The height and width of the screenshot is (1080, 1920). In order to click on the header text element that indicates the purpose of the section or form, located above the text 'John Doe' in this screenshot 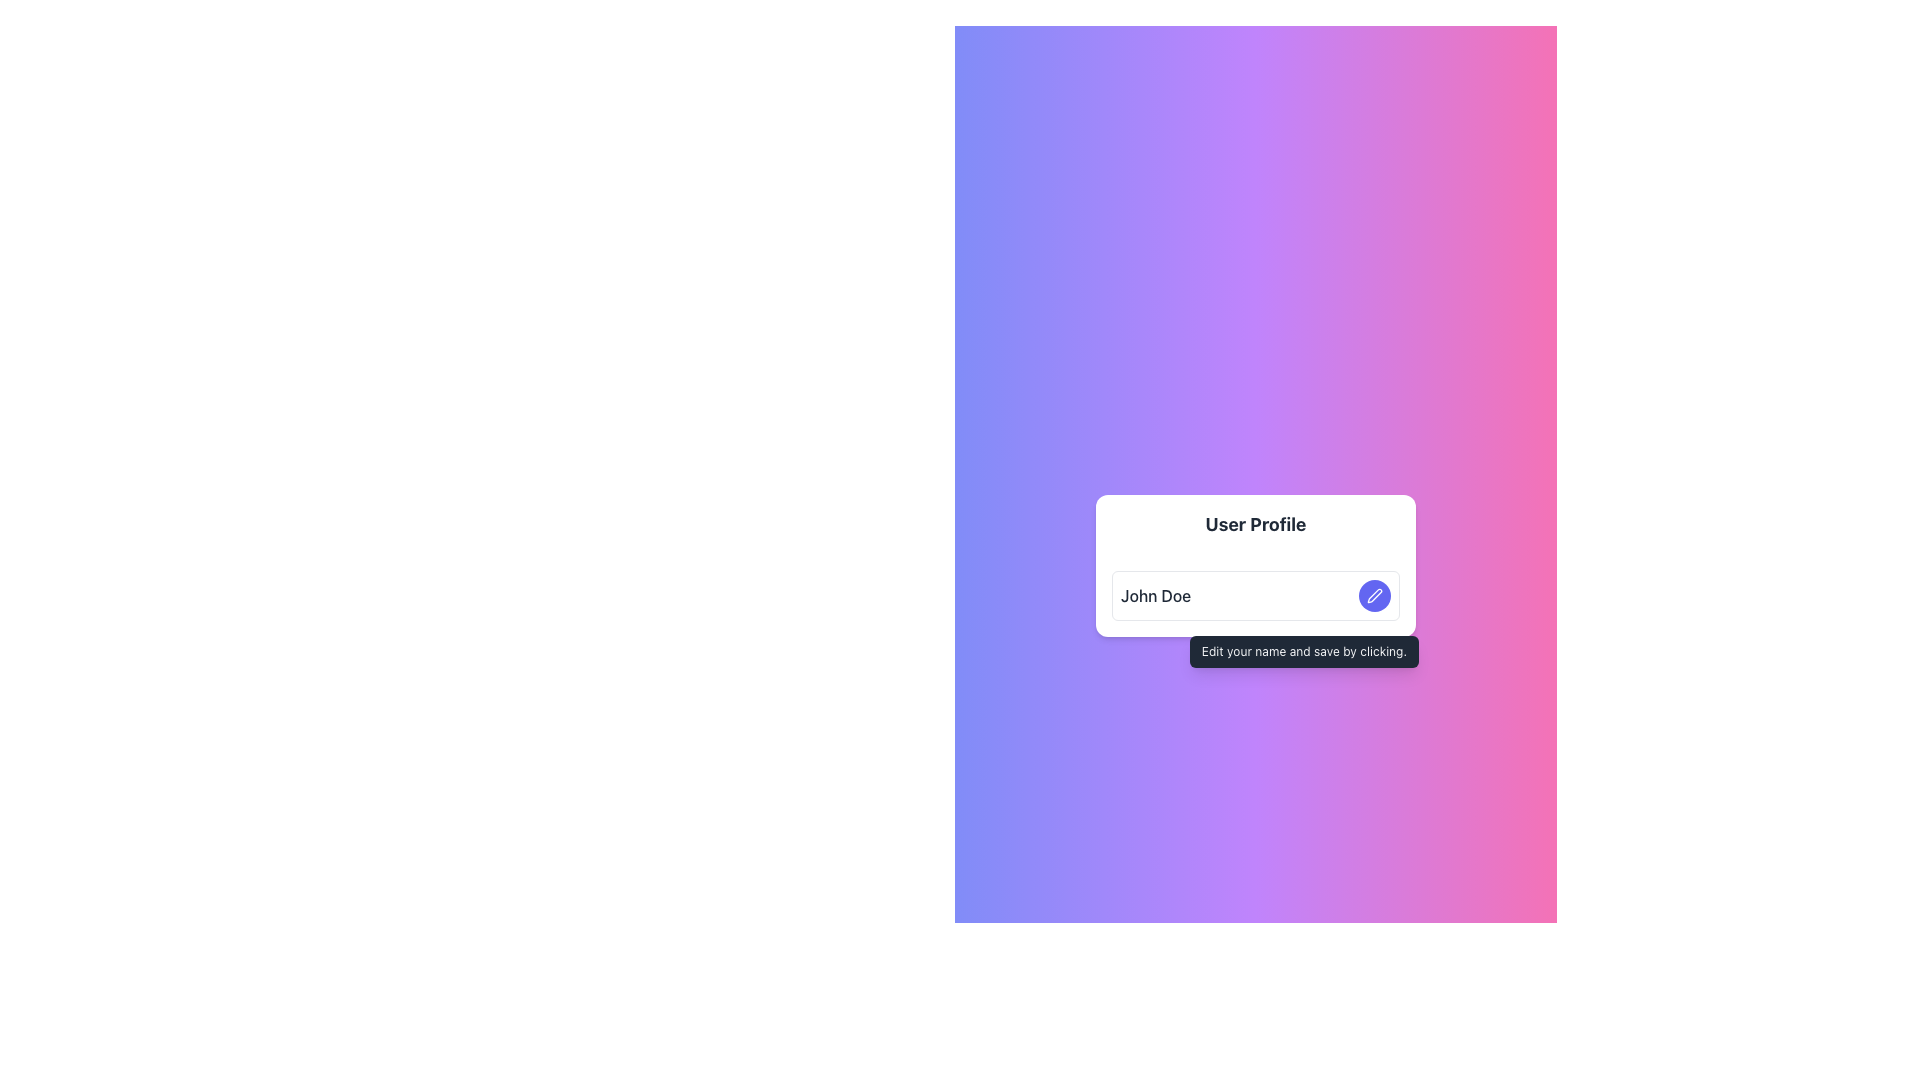, I will do `click(1255, 523)`.